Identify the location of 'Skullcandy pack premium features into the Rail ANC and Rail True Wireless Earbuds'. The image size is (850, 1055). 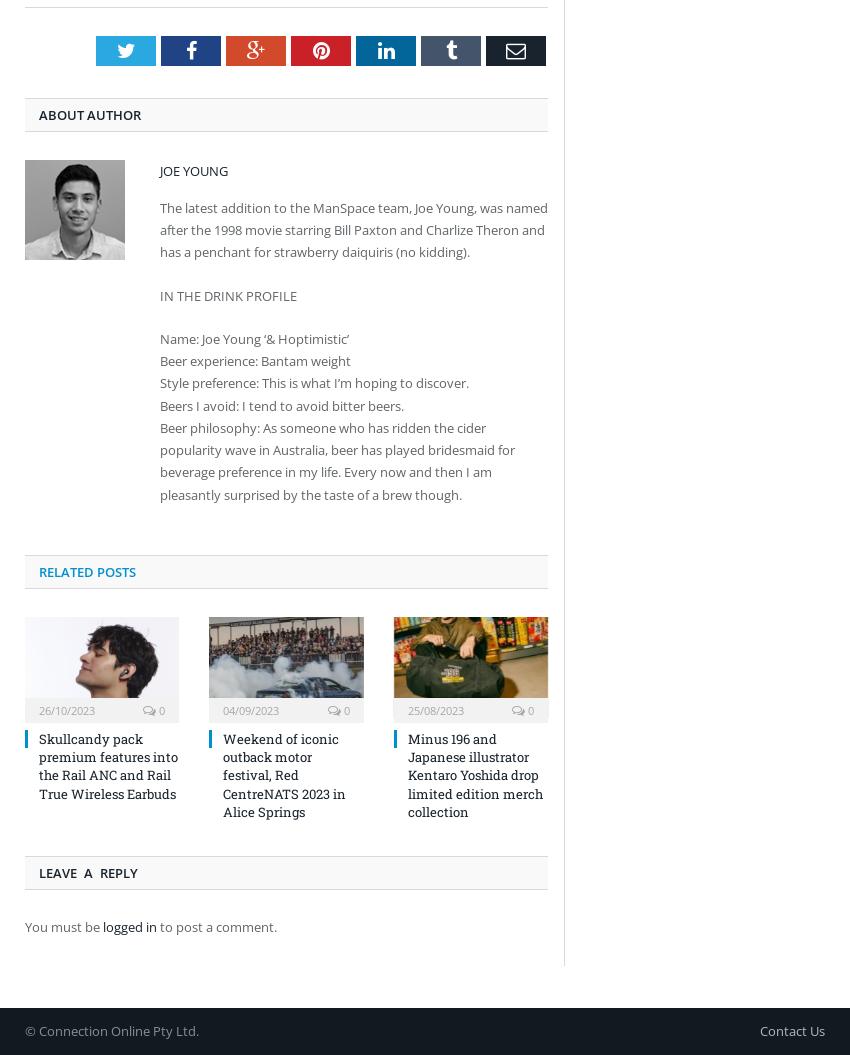
(107, 765).